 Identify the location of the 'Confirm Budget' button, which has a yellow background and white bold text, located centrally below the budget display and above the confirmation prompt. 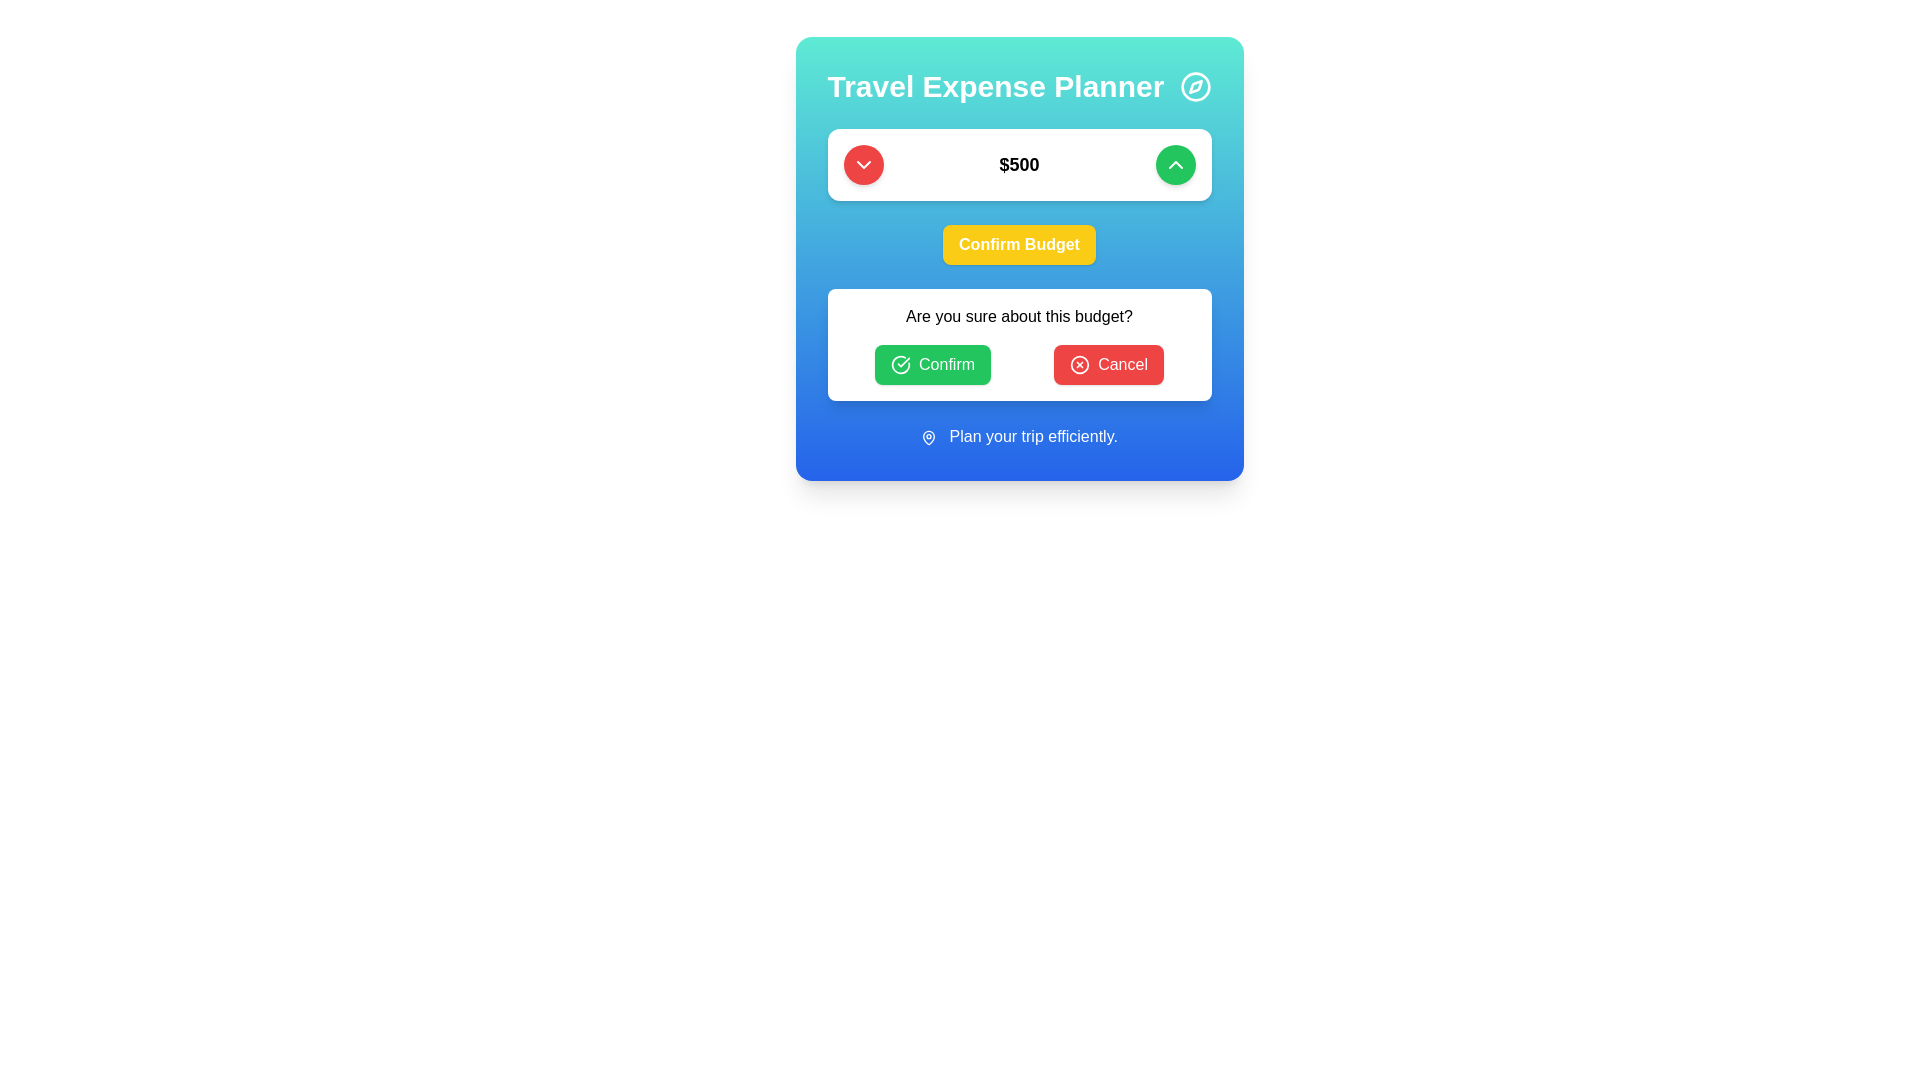
(1019, 257).